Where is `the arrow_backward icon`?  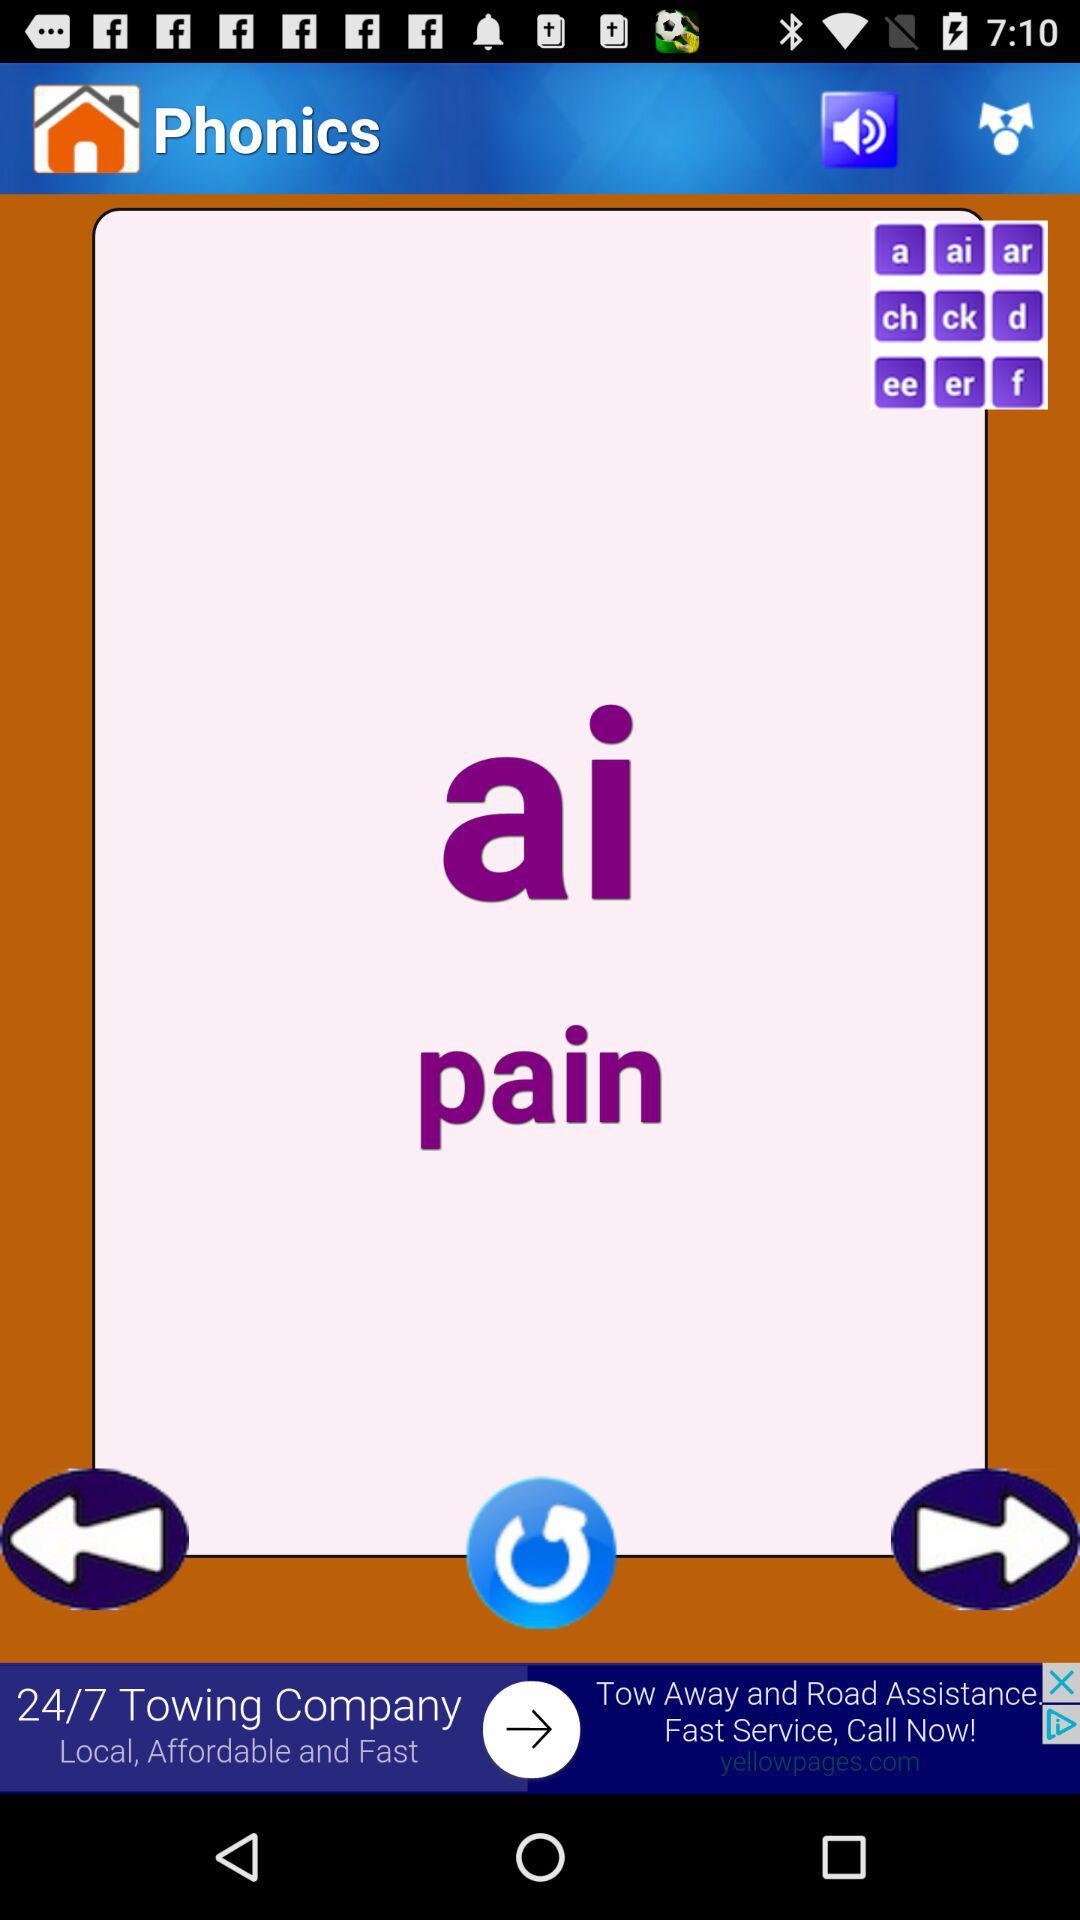 the arrow_backward icon is located at coordinates (94, 1647).